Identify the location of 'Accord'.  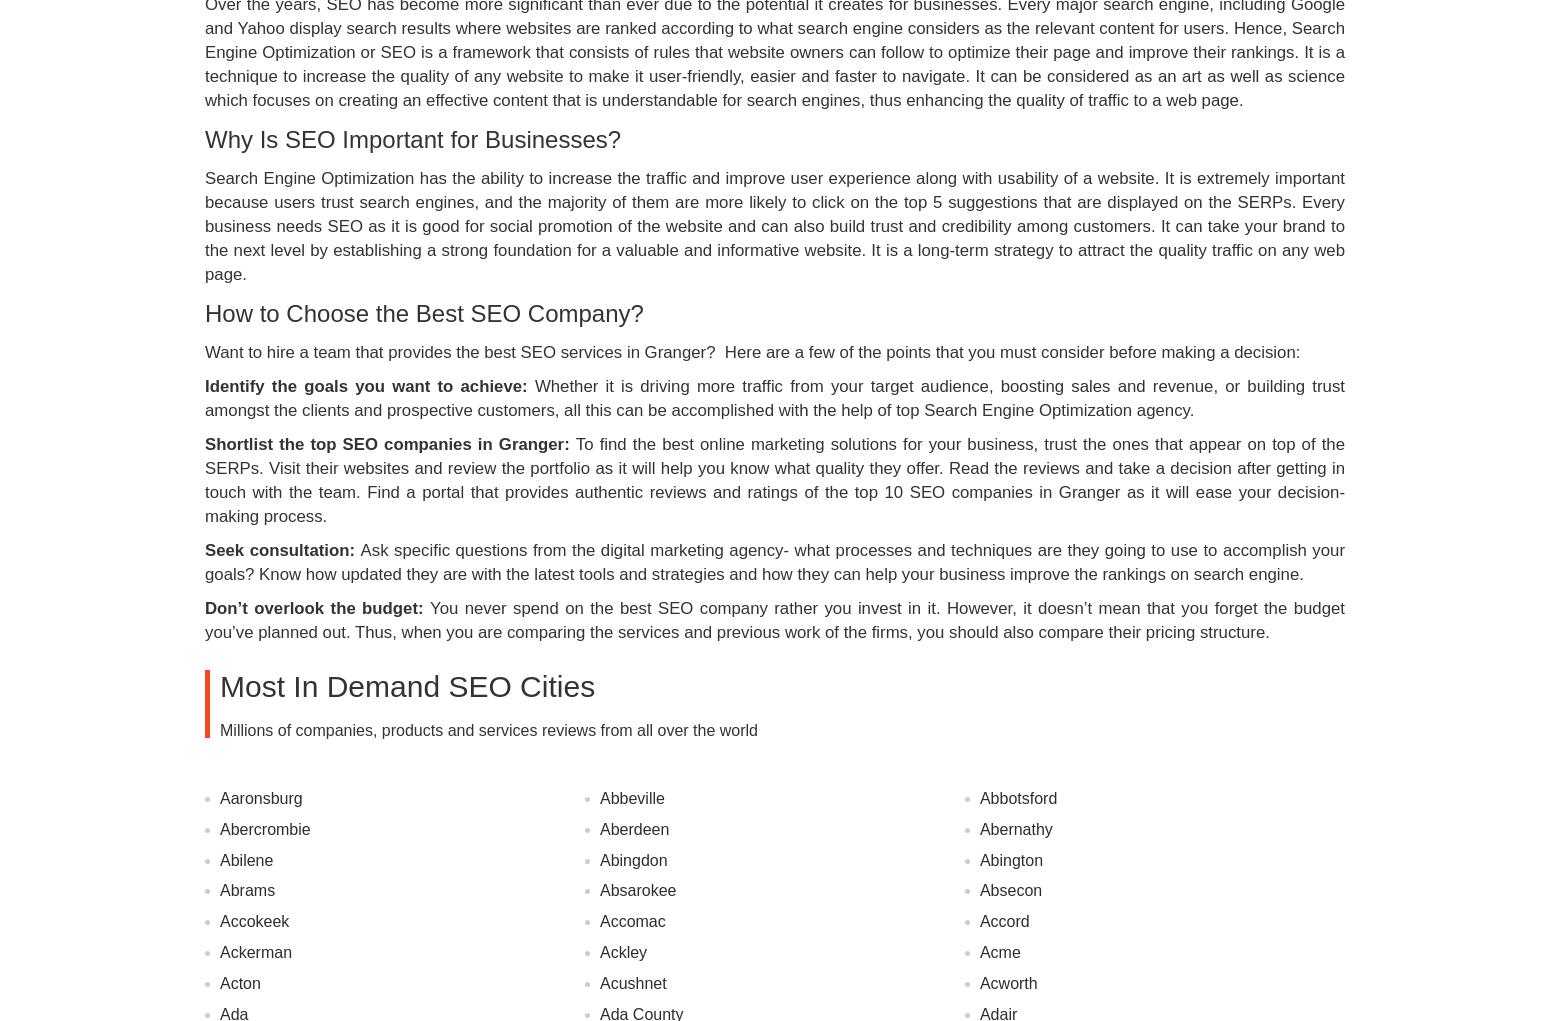
(1002, 921).